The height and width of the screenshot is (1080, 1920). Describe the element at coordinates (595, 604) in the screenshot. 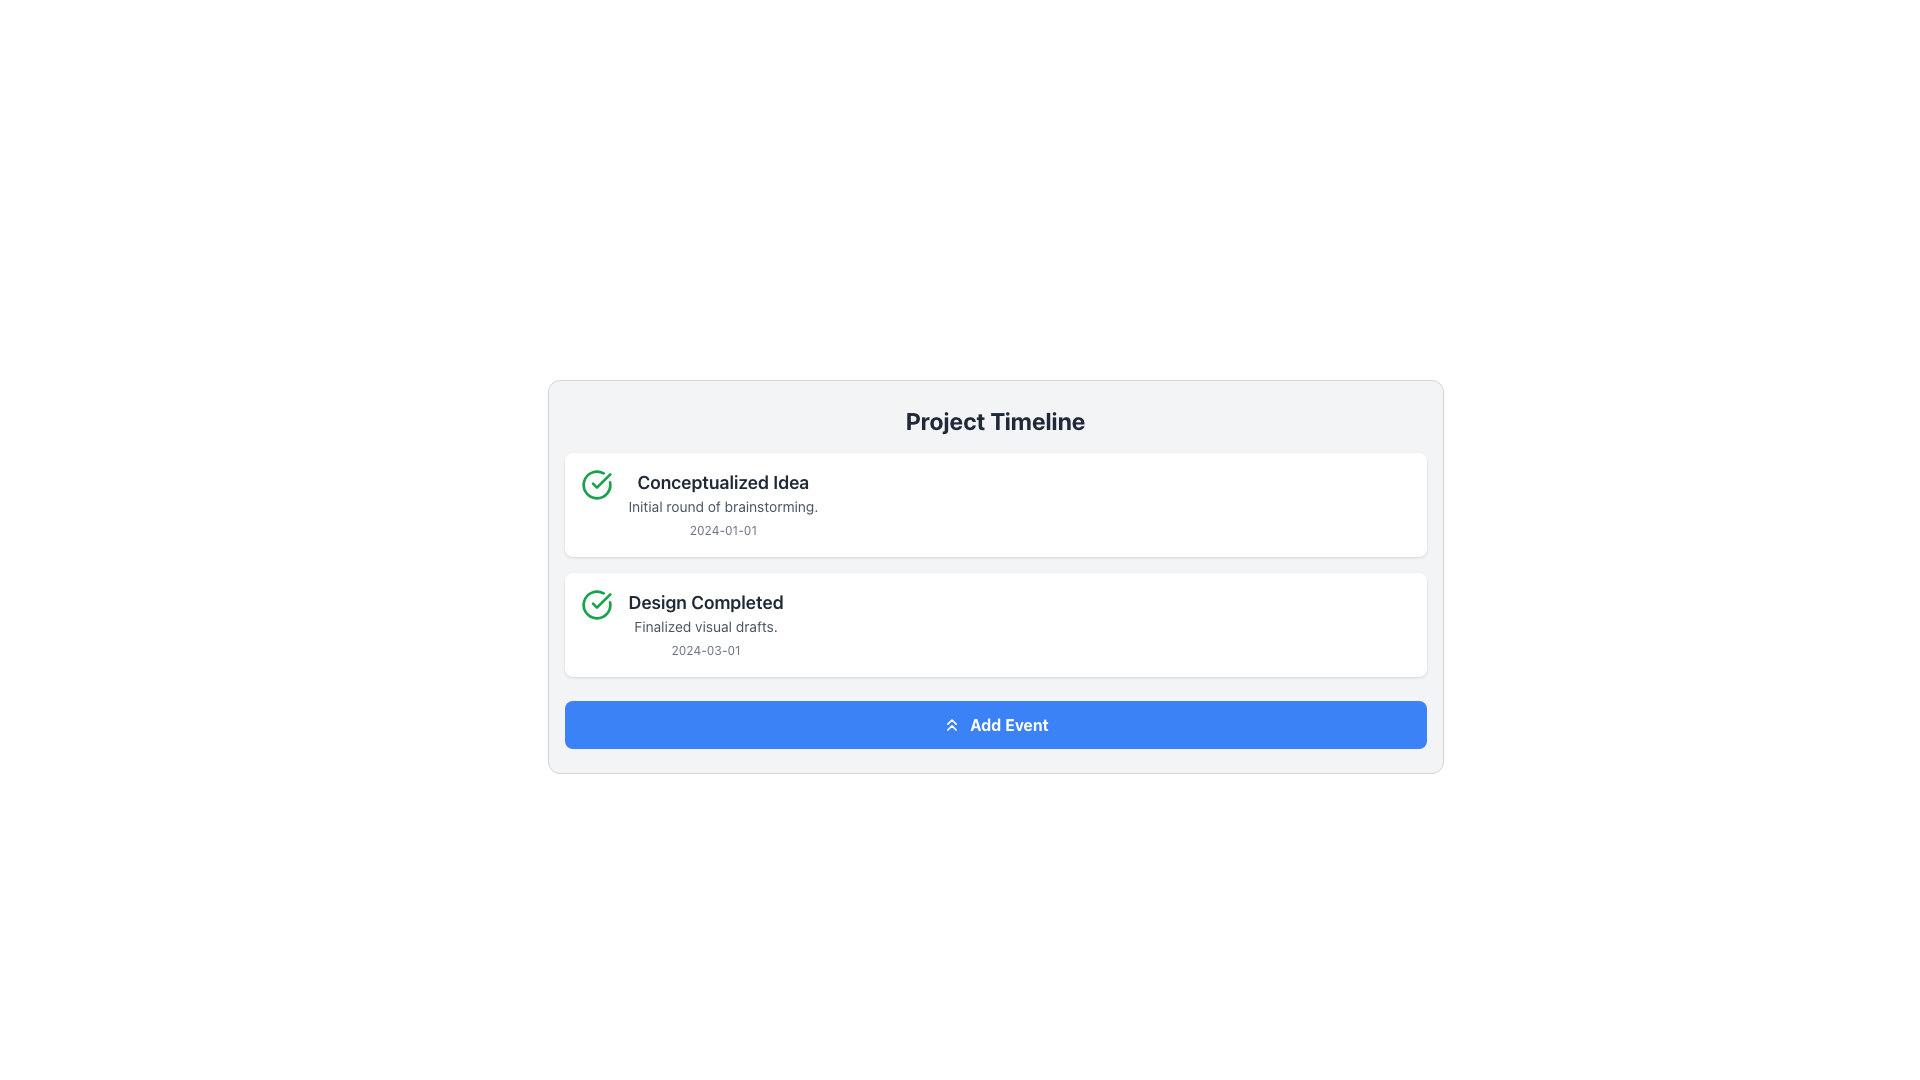

I see `the green outlined circle icon with a check mark inside, located in the left section of the lower card indicating 'Design Completed'` at that location.